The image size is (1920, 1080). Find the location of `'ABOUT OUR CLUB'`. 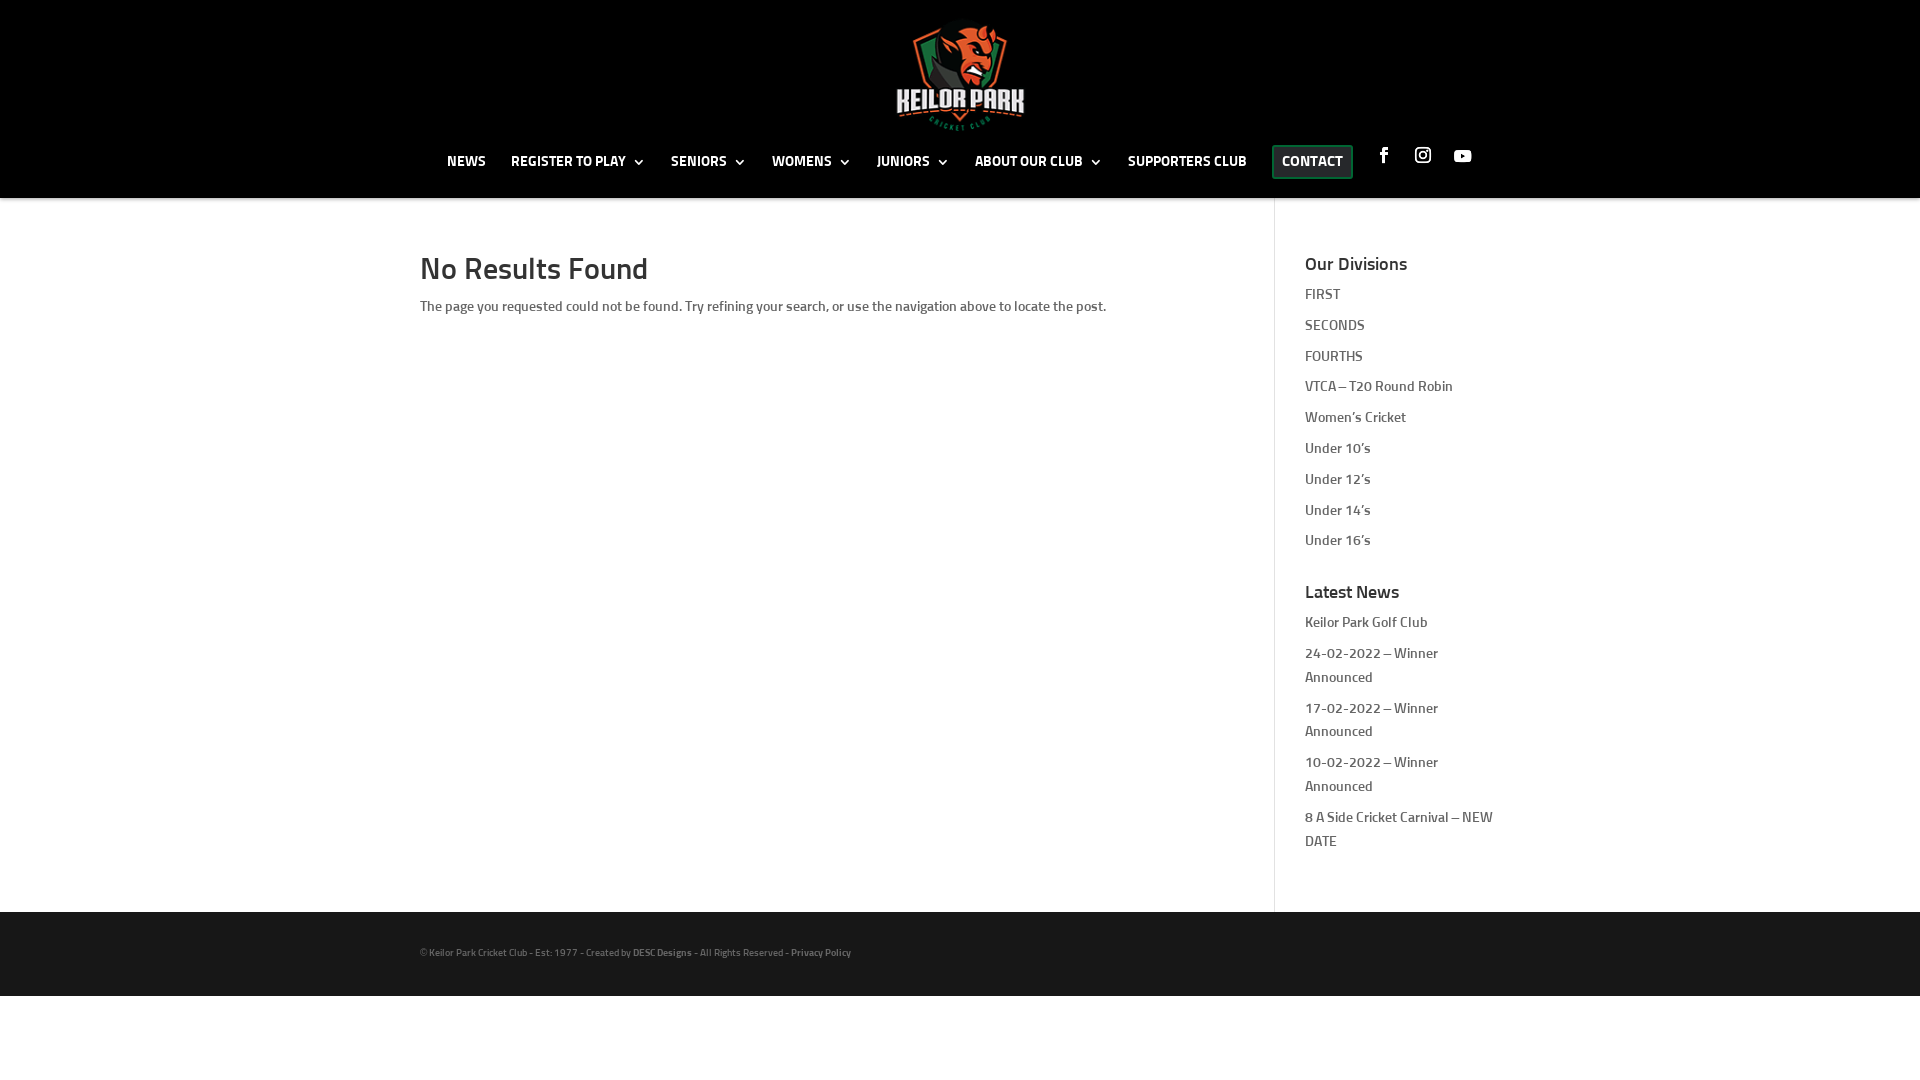

'ABOUT OUR CLUB' is located at coordinates (974, 174).